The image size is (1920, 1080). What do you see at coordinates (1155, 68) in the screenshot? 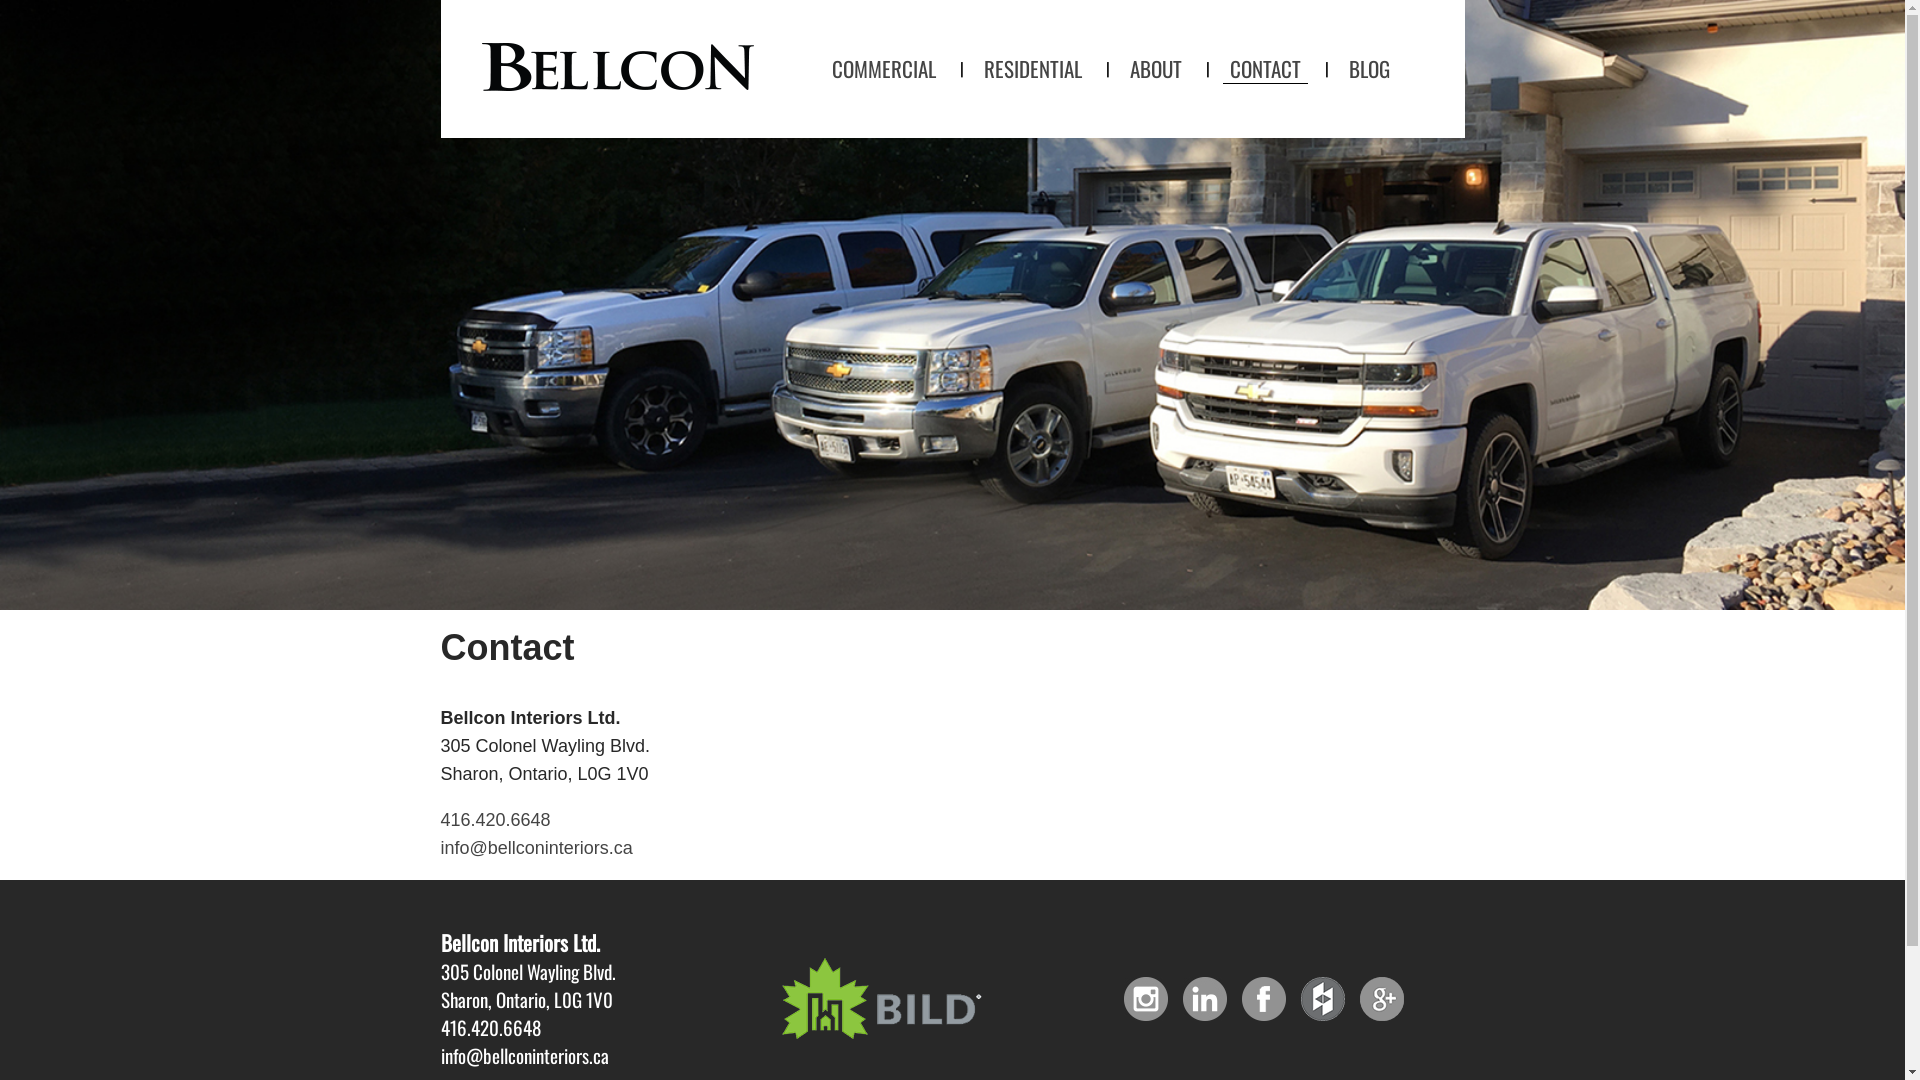
I see `'ABOUT'` at bounding box center [1155, 68].